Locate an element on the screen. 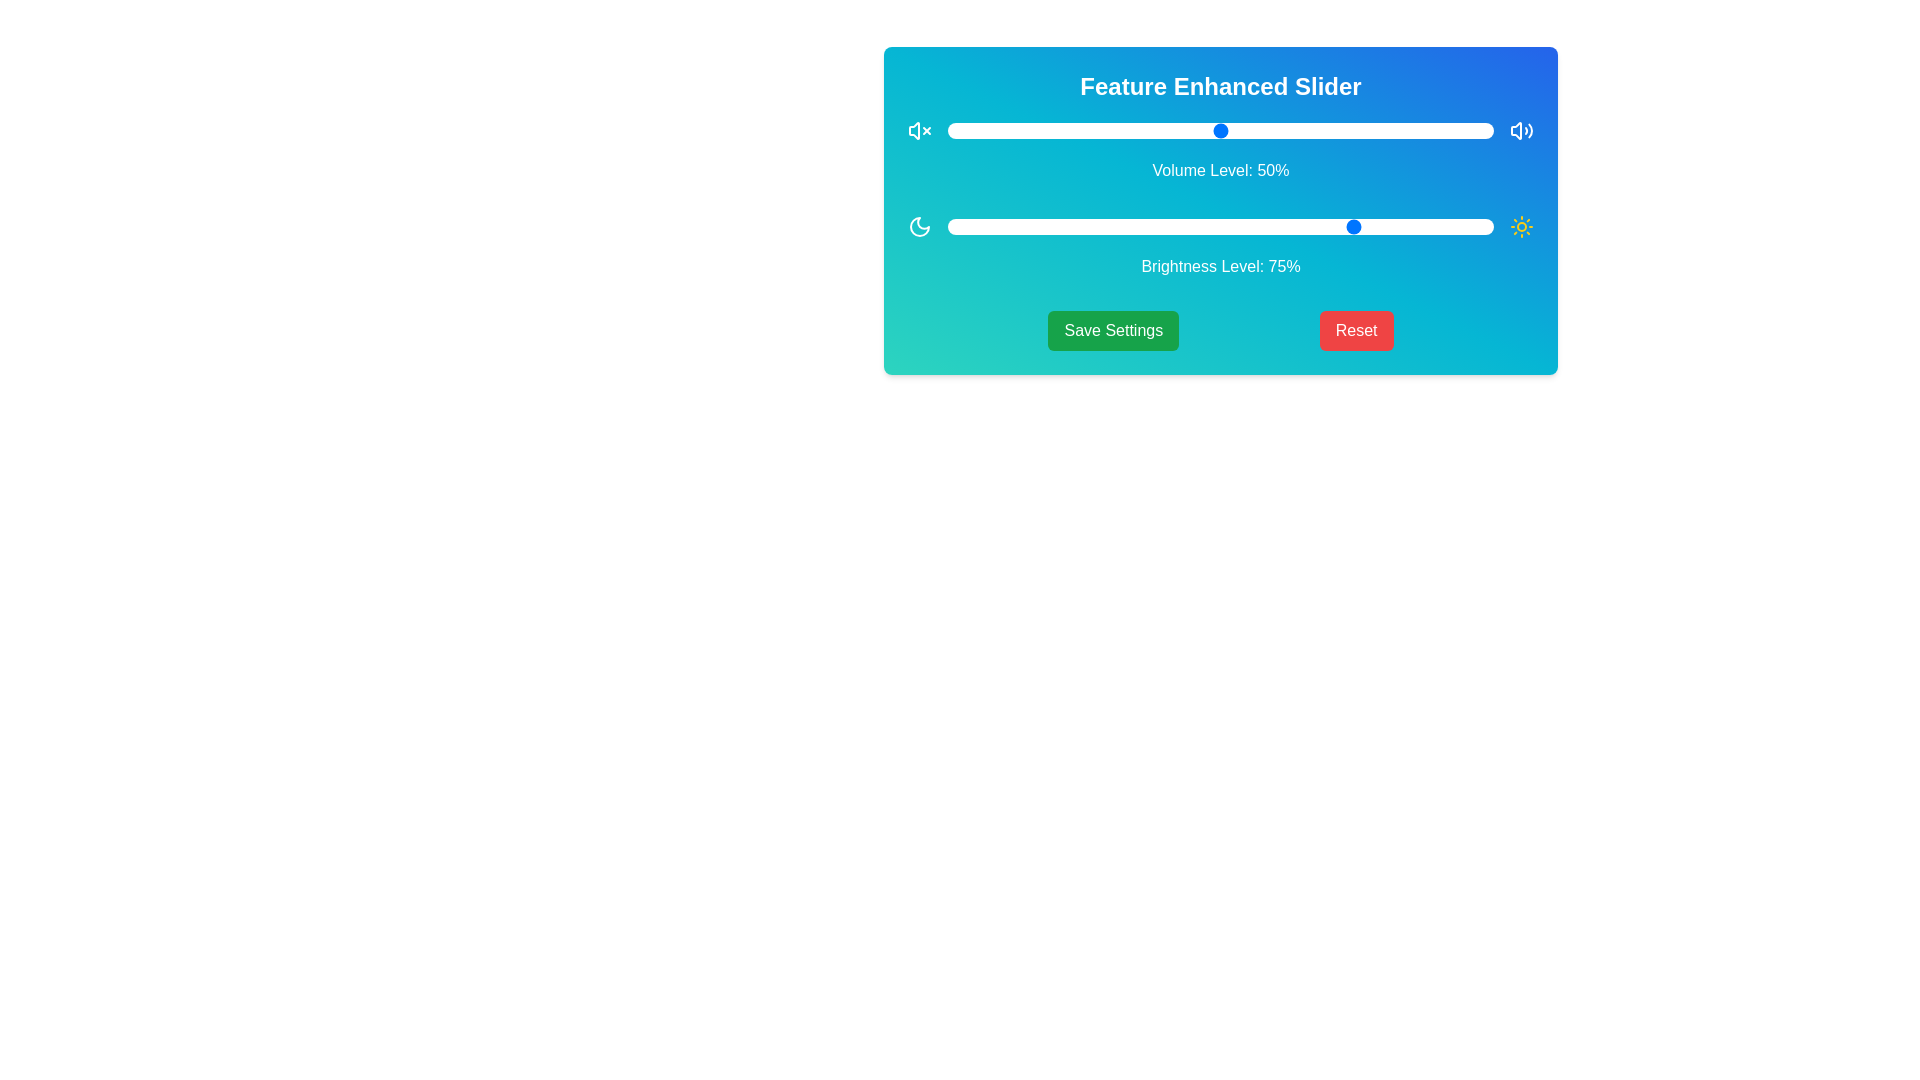 The width and height of the screenshot is (1920, 1080). the text label displaying 'Brightness Level: 75%', which is styled in white font and located at the bottom of the brightness adjustment control interface is located at coordinates (1219, 265).